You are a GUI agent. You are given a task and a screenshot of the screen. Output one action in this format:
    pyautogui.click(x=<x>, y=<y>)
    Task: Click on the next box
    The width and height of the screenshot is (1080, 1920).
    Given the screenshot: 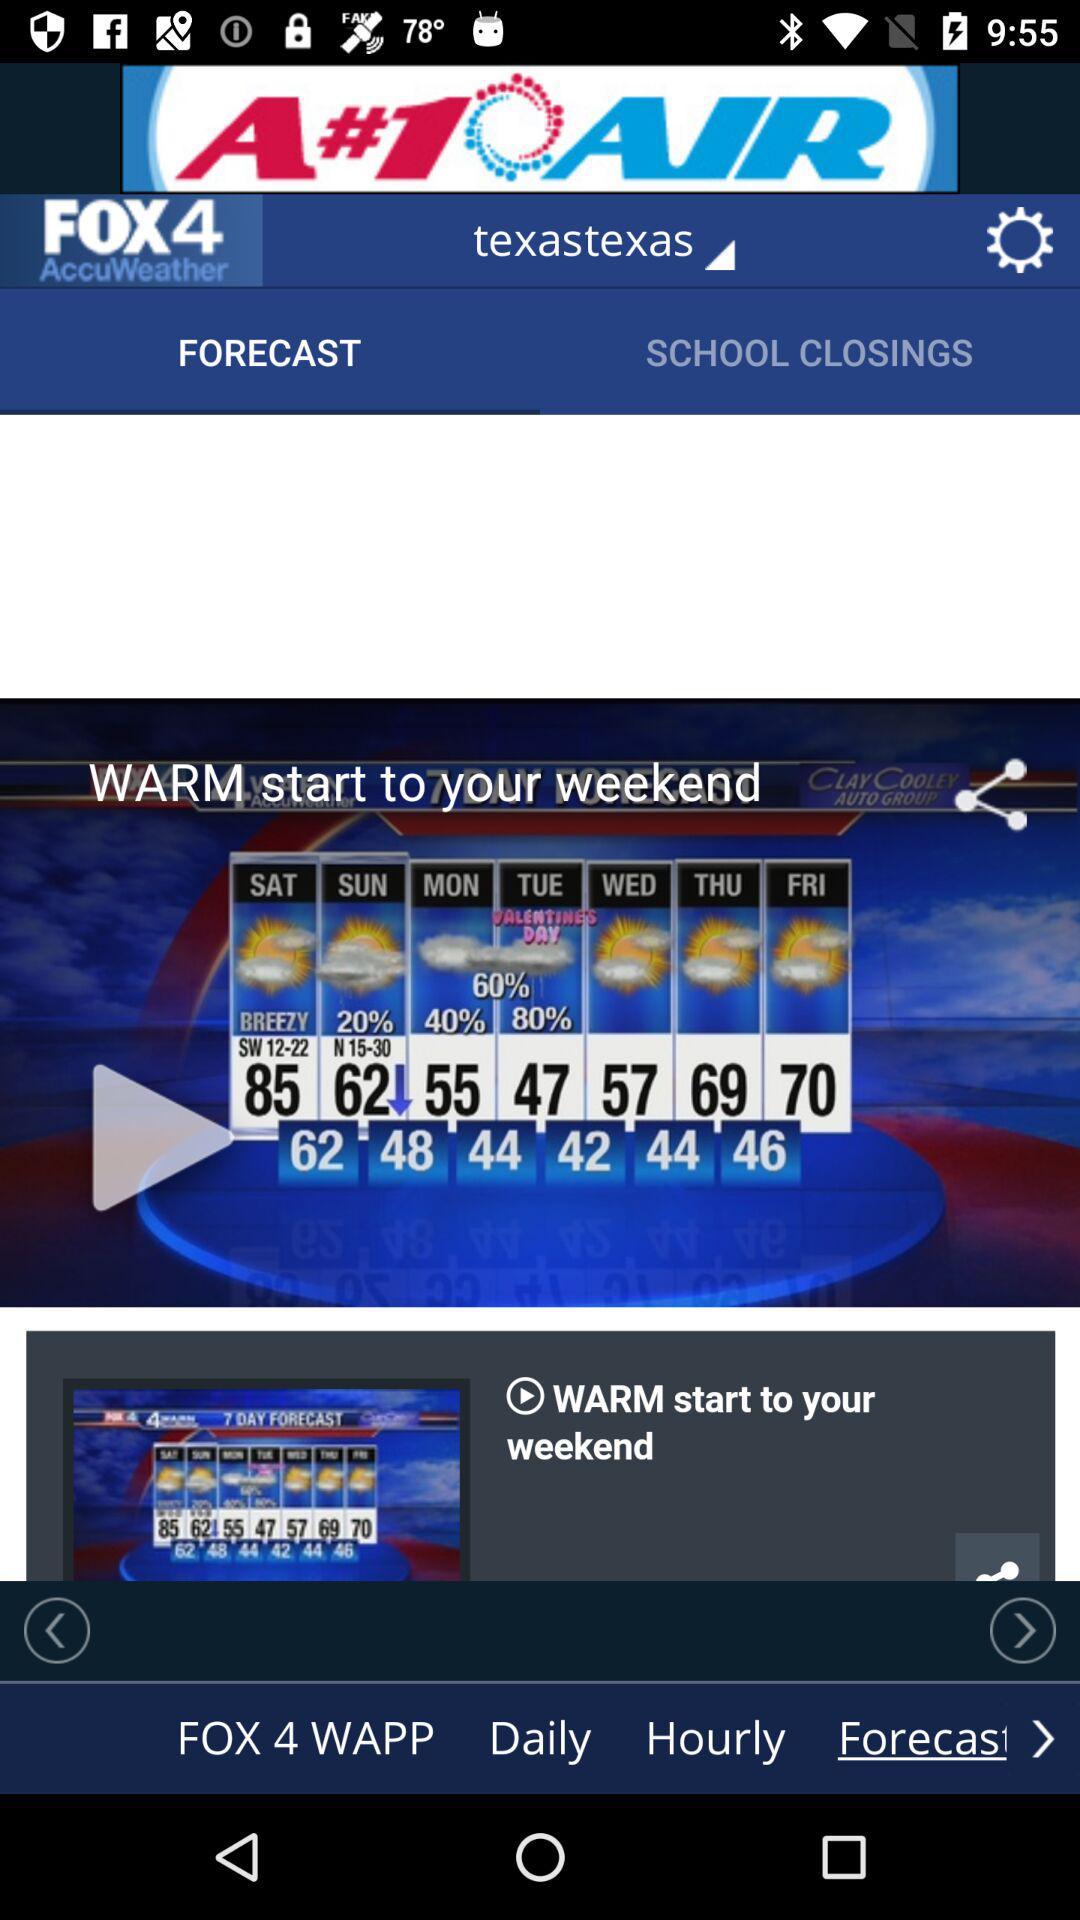 What is the action you would take?
    pyautogui.click(x=56, y=1630)
    